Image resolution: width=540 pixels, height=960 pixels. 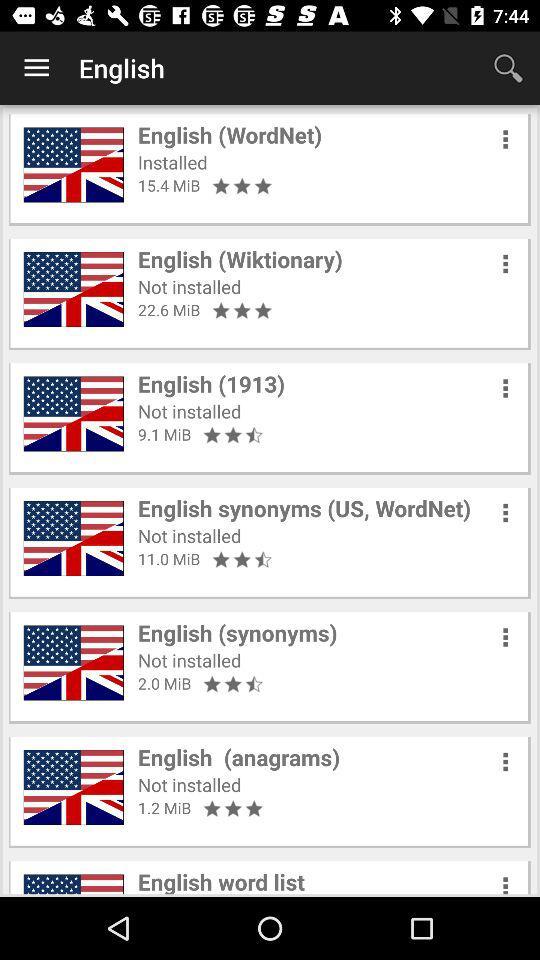 What do you see at coordinates (36, 68) in the screenshot?
I see `the app to the left of the english item` at bounding box center [36, 68].